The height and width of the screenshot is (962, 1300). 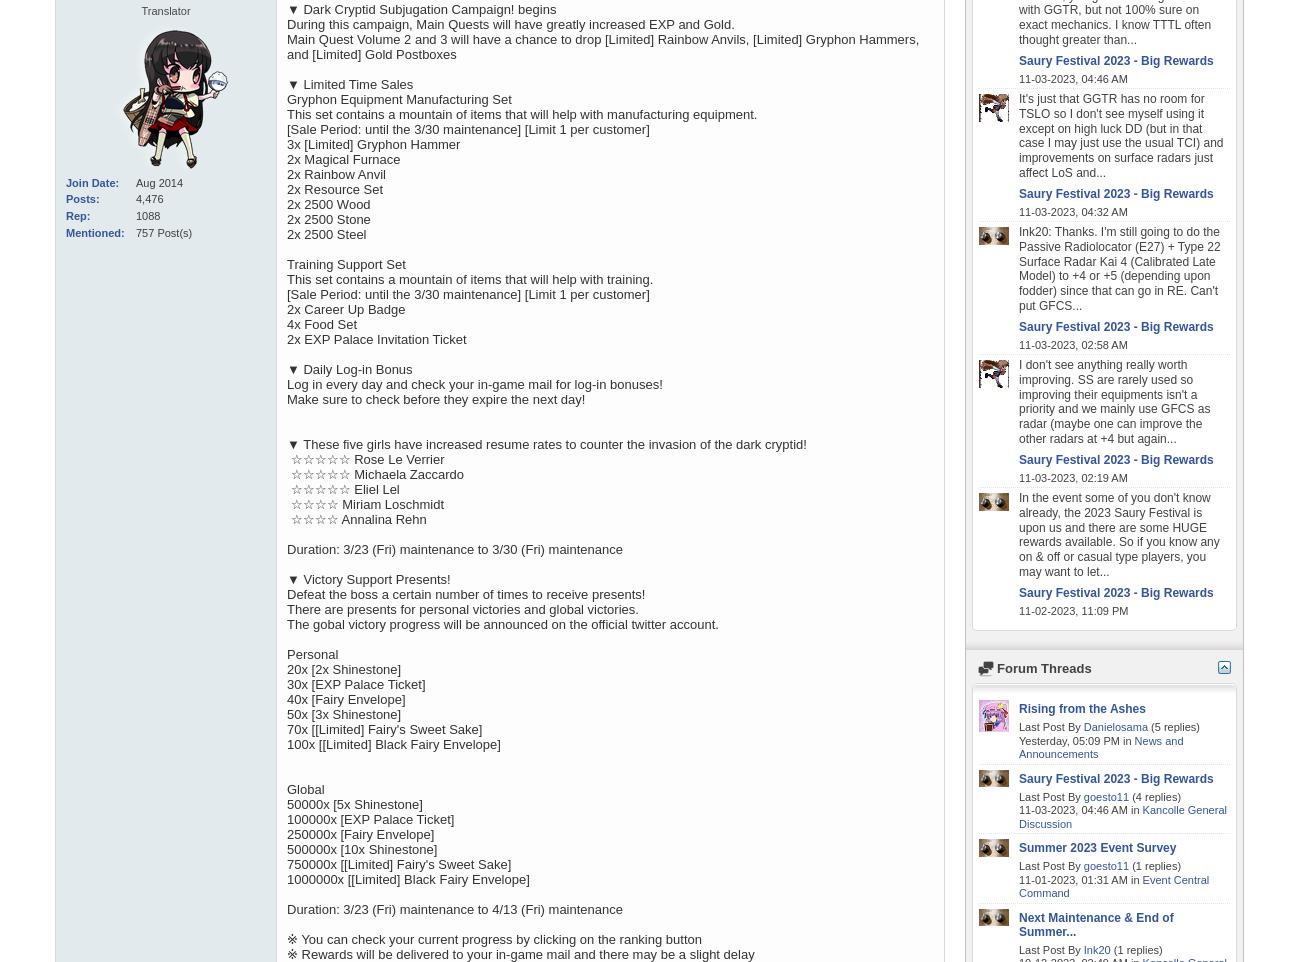 What do you see at coordinates (1095, 924) in the screenshot?
I see `'Next Maintenance & End of Summer...'` at bounding box center [1095, 924].